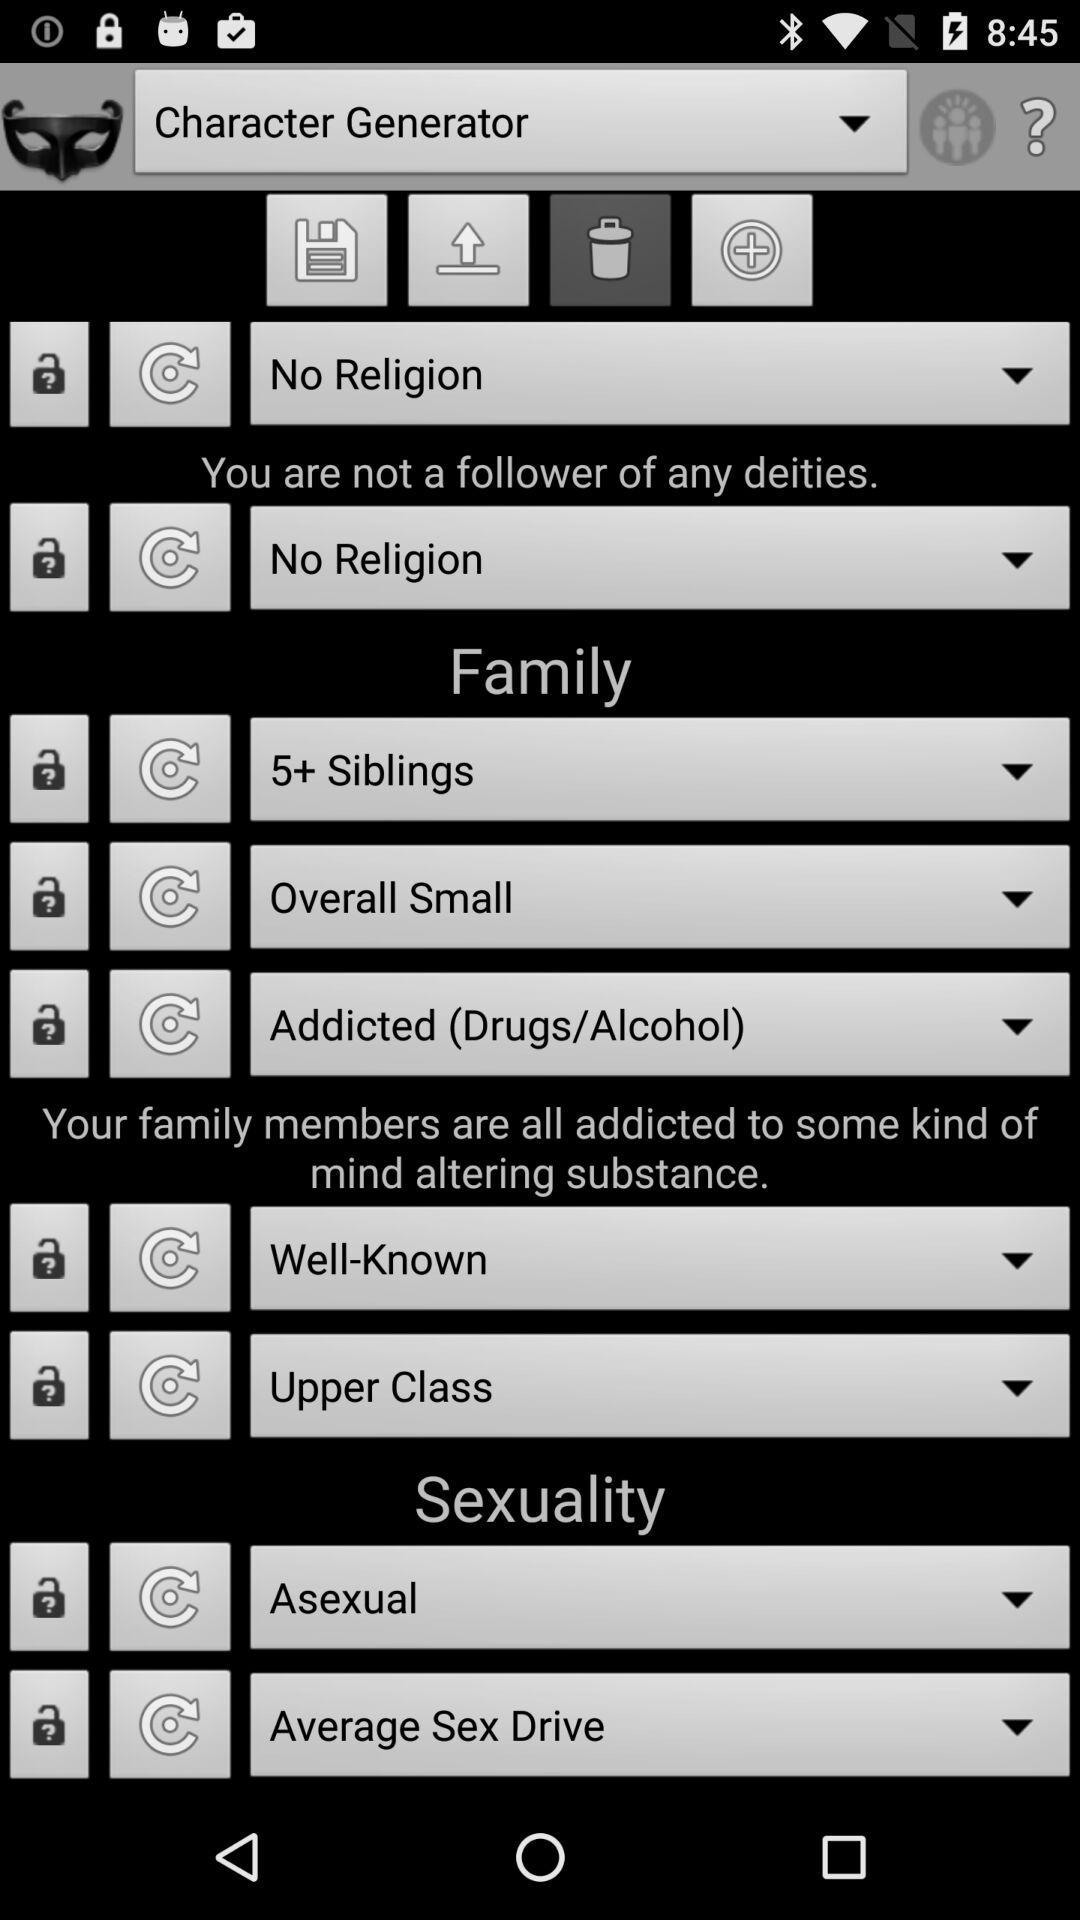 Image resolution: width=1080 pixels, height=1920 pixels. I want to click on the delete icon, so click(609, 273).